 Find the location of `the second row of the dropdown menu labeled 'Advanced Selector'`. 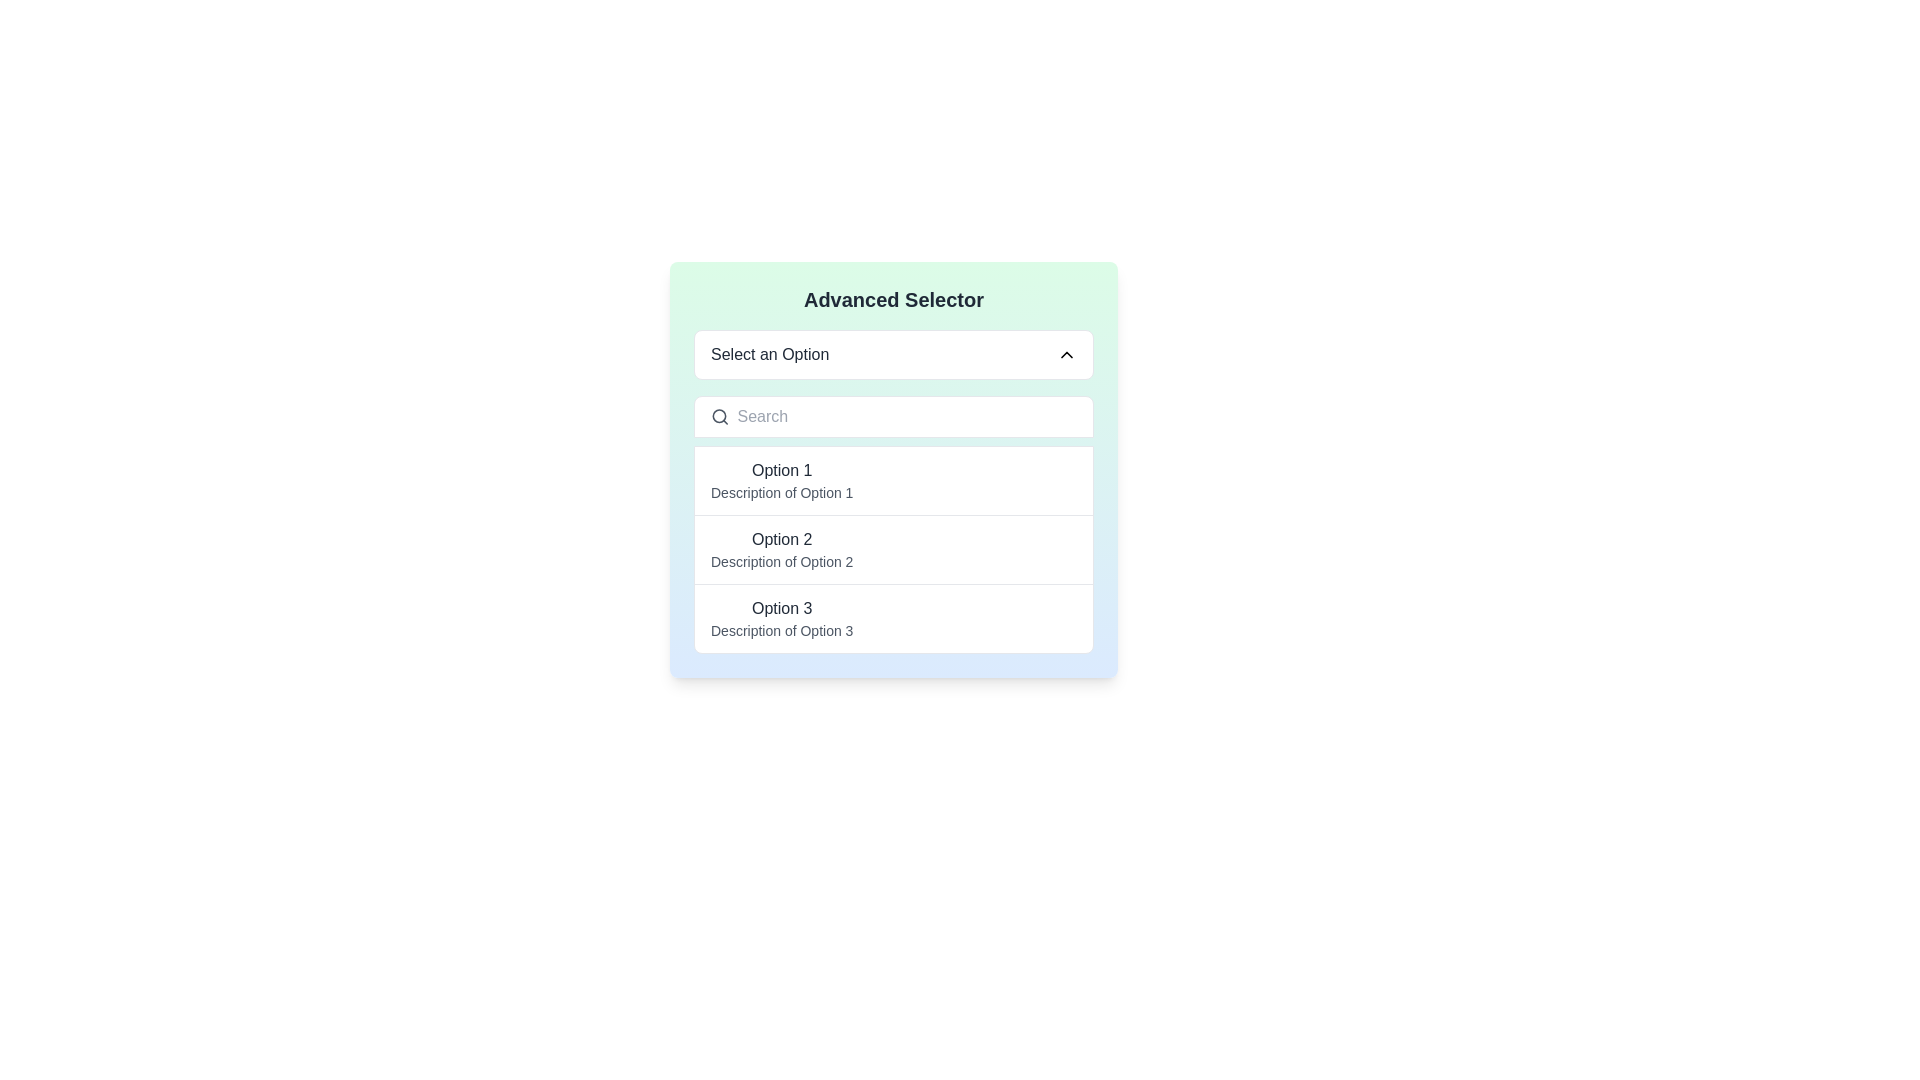

the second row of the dropdown menu labeled 'Advanced Selector' is located at coordinates (892, 548).